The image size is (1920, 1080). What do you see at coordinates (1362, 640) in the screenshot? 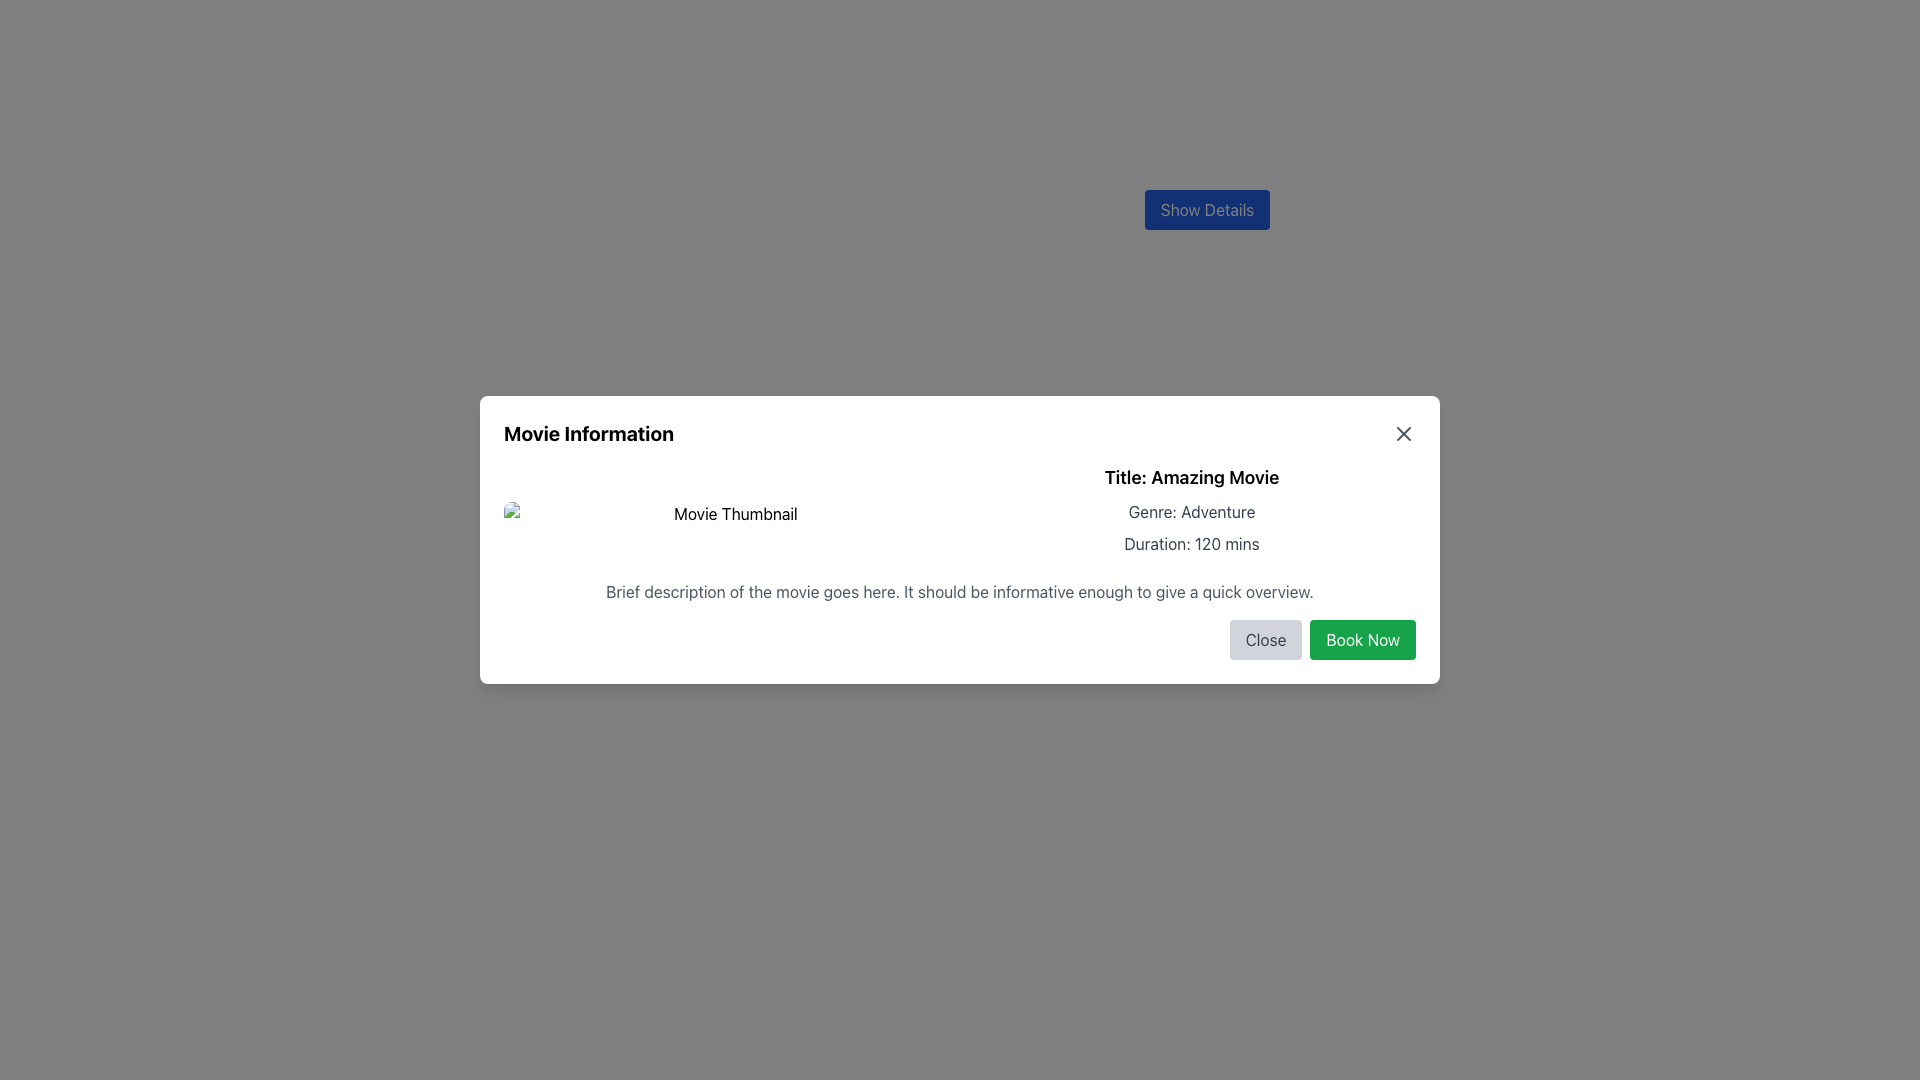
I see `the booking confirmation button, which is the second and rightmost button in the modal window, located to the right of the 'Close' button` at bounding box center [1362, 640].